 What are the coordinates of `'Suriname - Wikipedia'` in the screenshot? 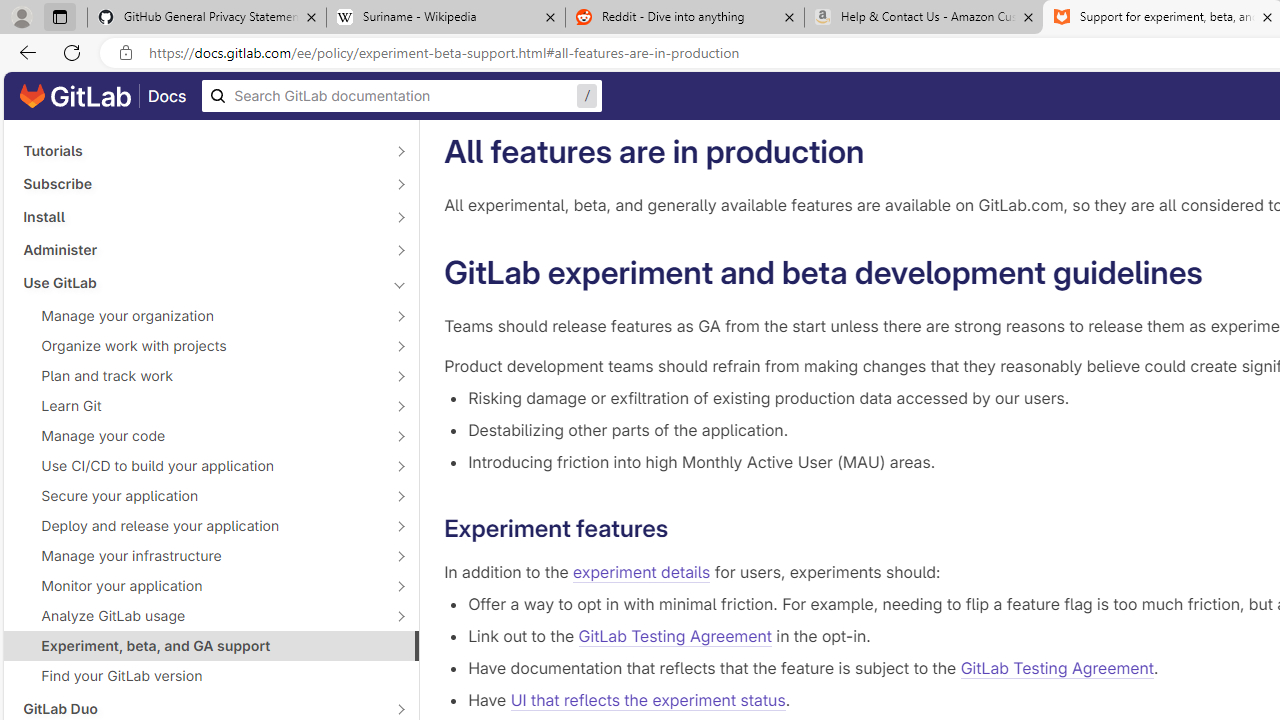 It's located at (444, 17).